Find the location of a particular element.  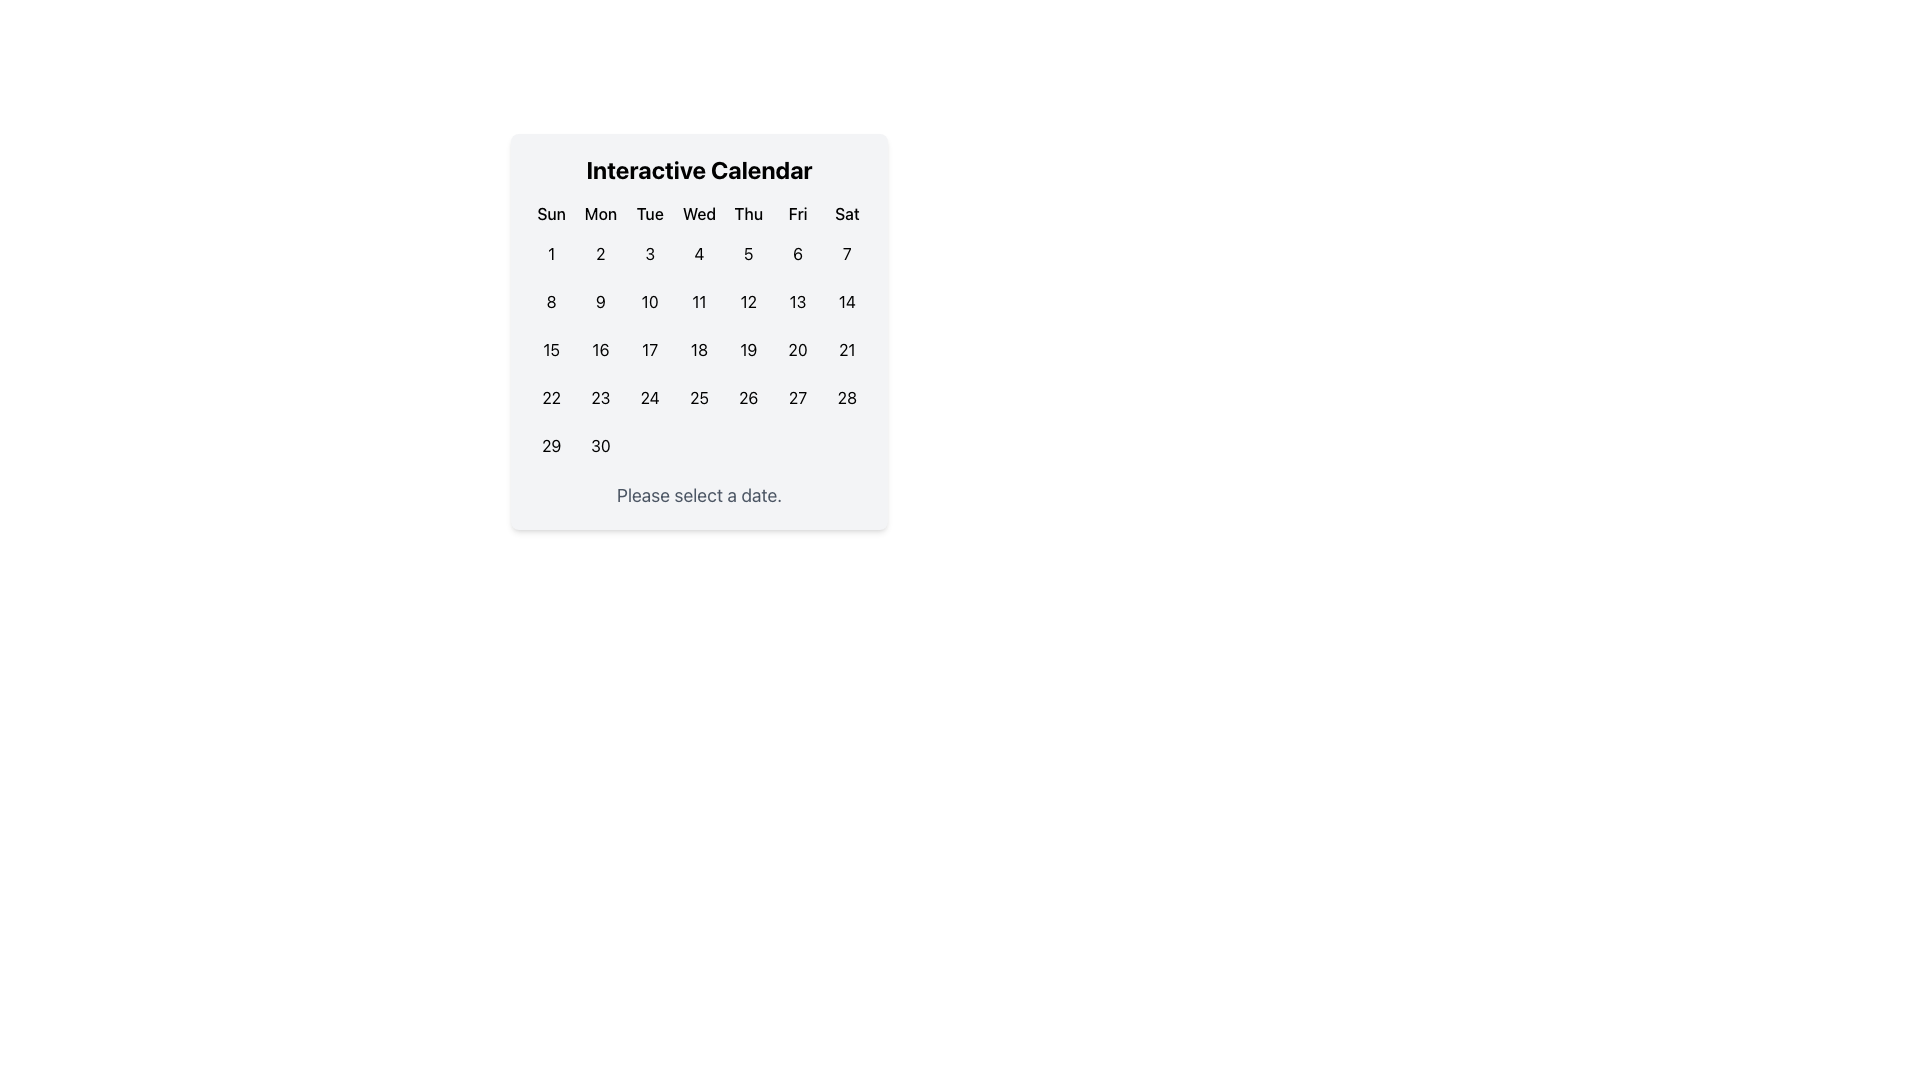

the 'Interactive Calendar' text label, which is a bold and enlarged heading located at the top center of the interactive calendar interface is located at coordinates (699, 168).